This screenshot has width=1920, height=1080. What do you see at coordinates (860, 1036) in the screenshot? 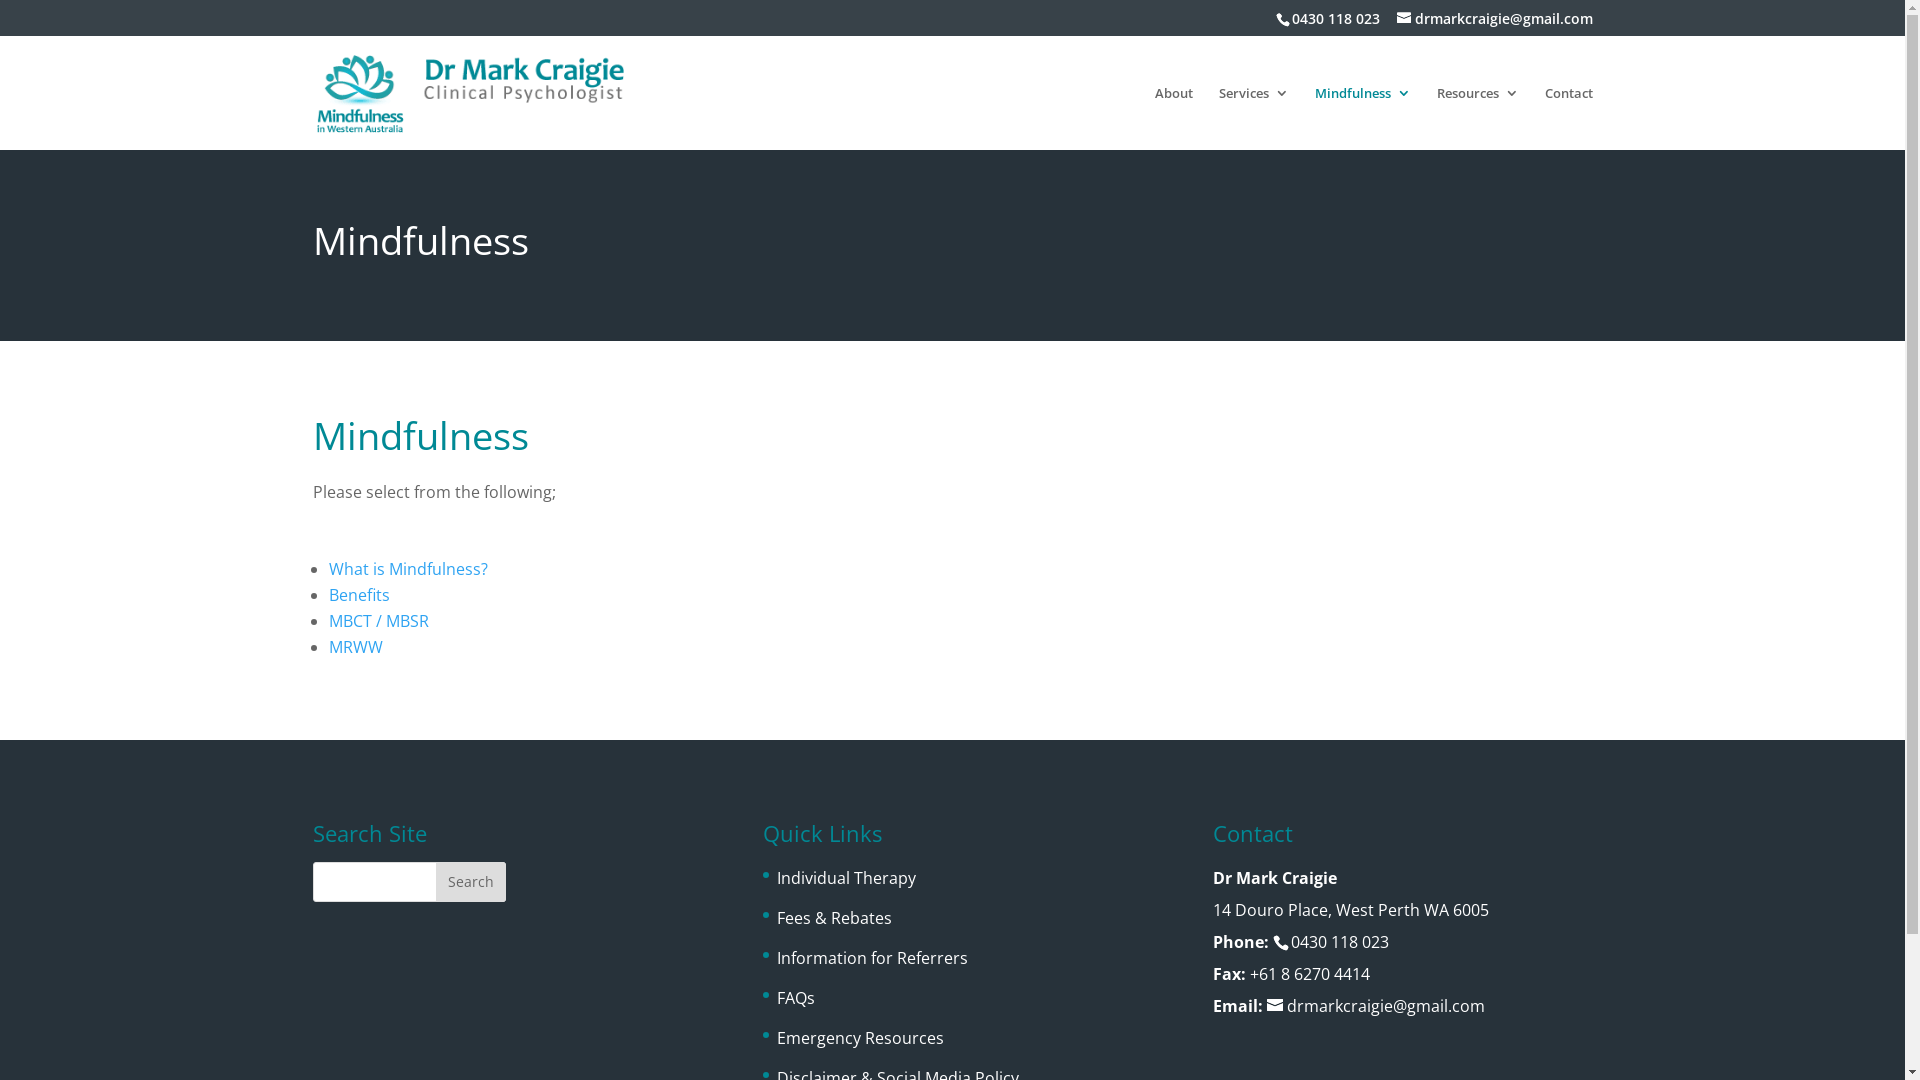
I see `'Emergency Resources'` at bounding box center [860, 1036].